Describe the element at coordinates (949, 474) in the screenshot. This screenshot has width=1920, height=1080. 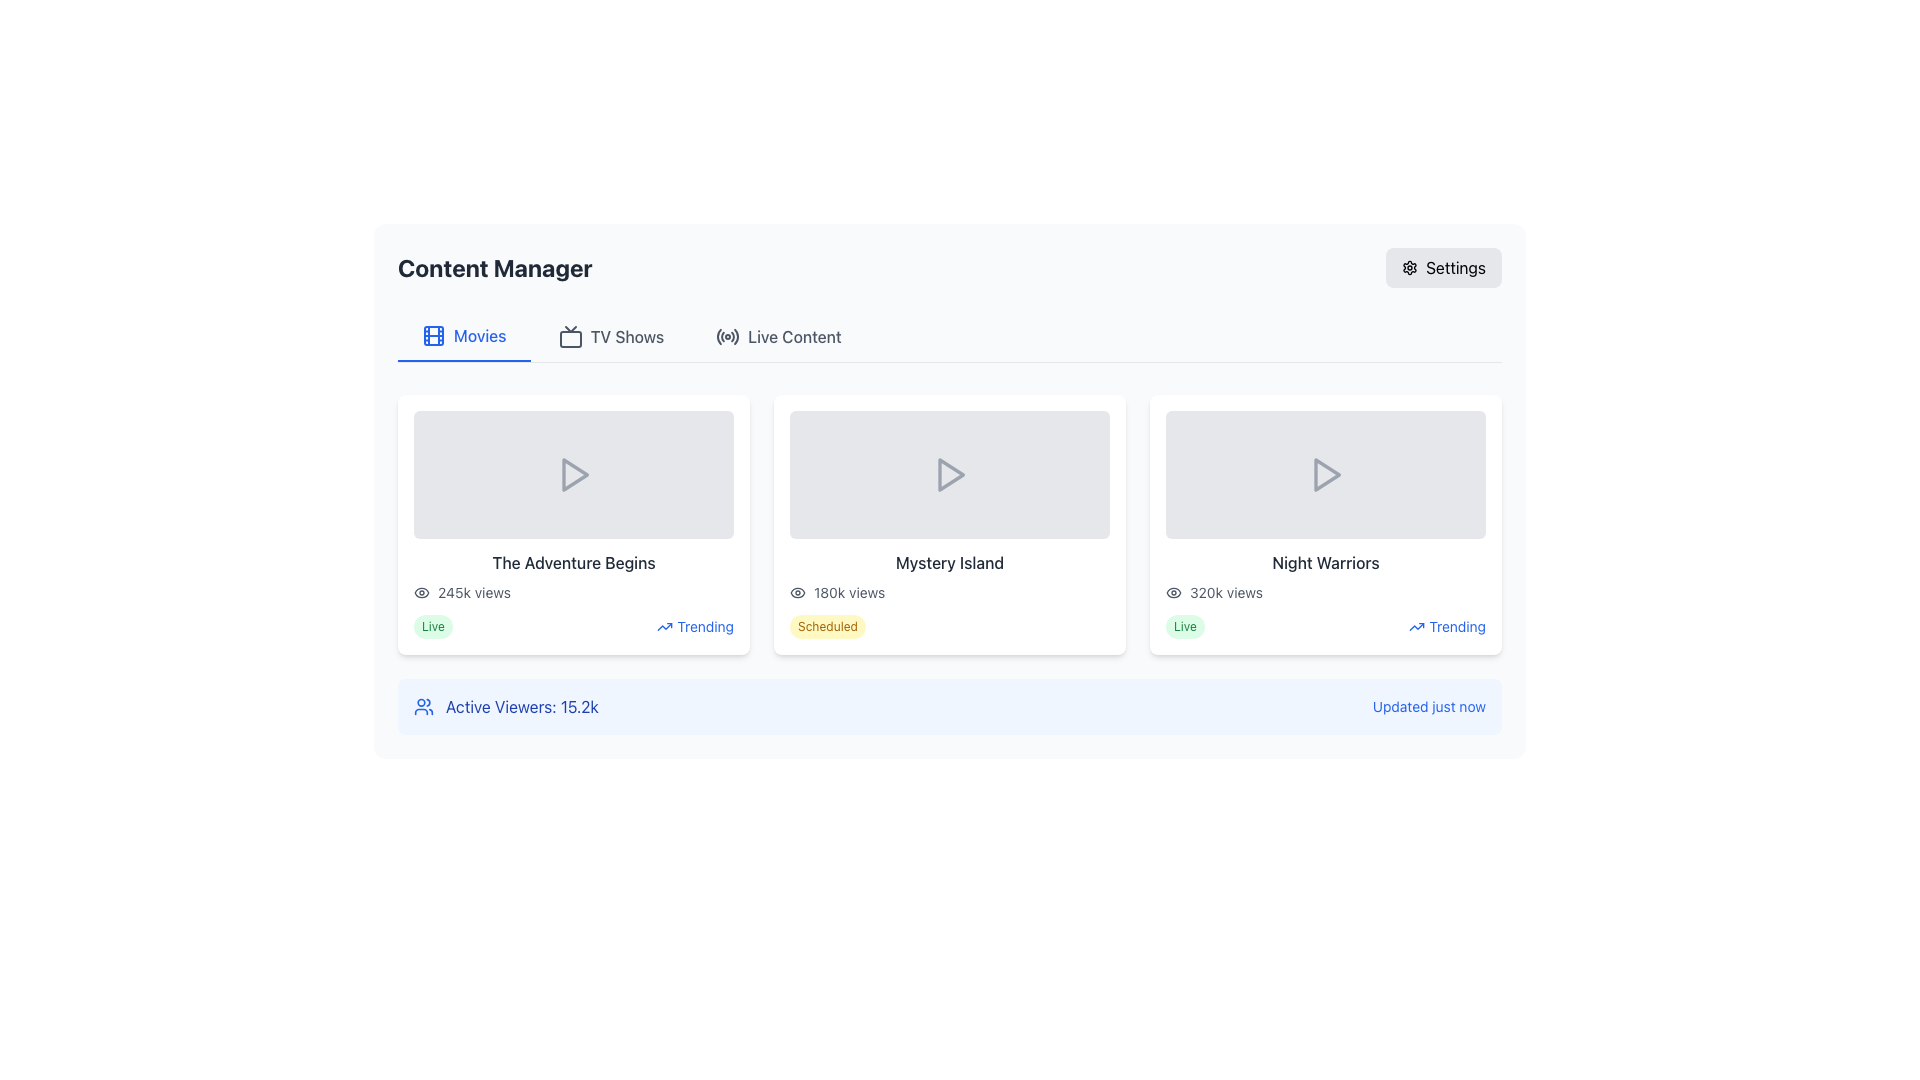
I see `the Video Placeholder for 'Mystery Island' which serves as a preview for video content, positioned centrally in the row of three items under the 'Movies' tab` at that location.